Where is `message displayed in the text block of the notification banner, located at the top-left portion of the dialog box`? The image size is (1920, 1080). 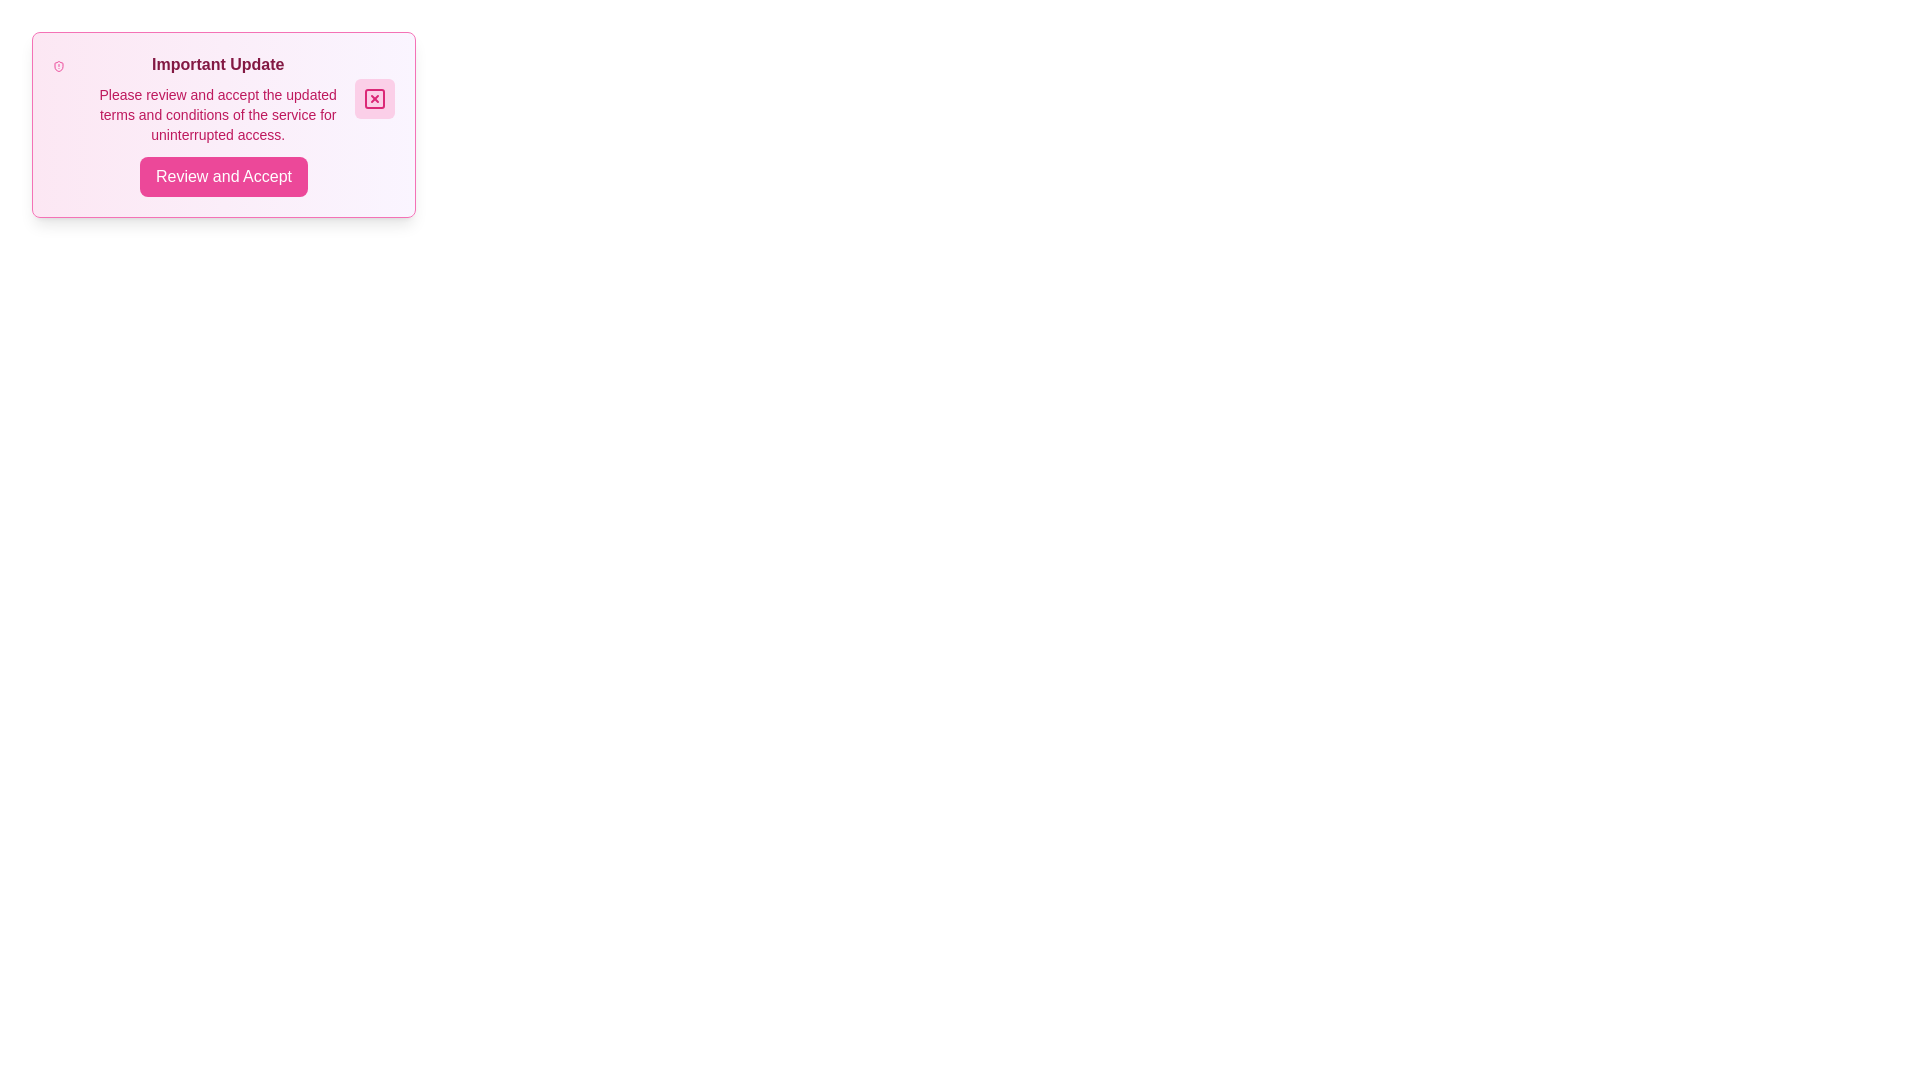 message displayed in the text block of the notification banner, located at the top-left portion of the dialog box is located at coordinates (203, 99).